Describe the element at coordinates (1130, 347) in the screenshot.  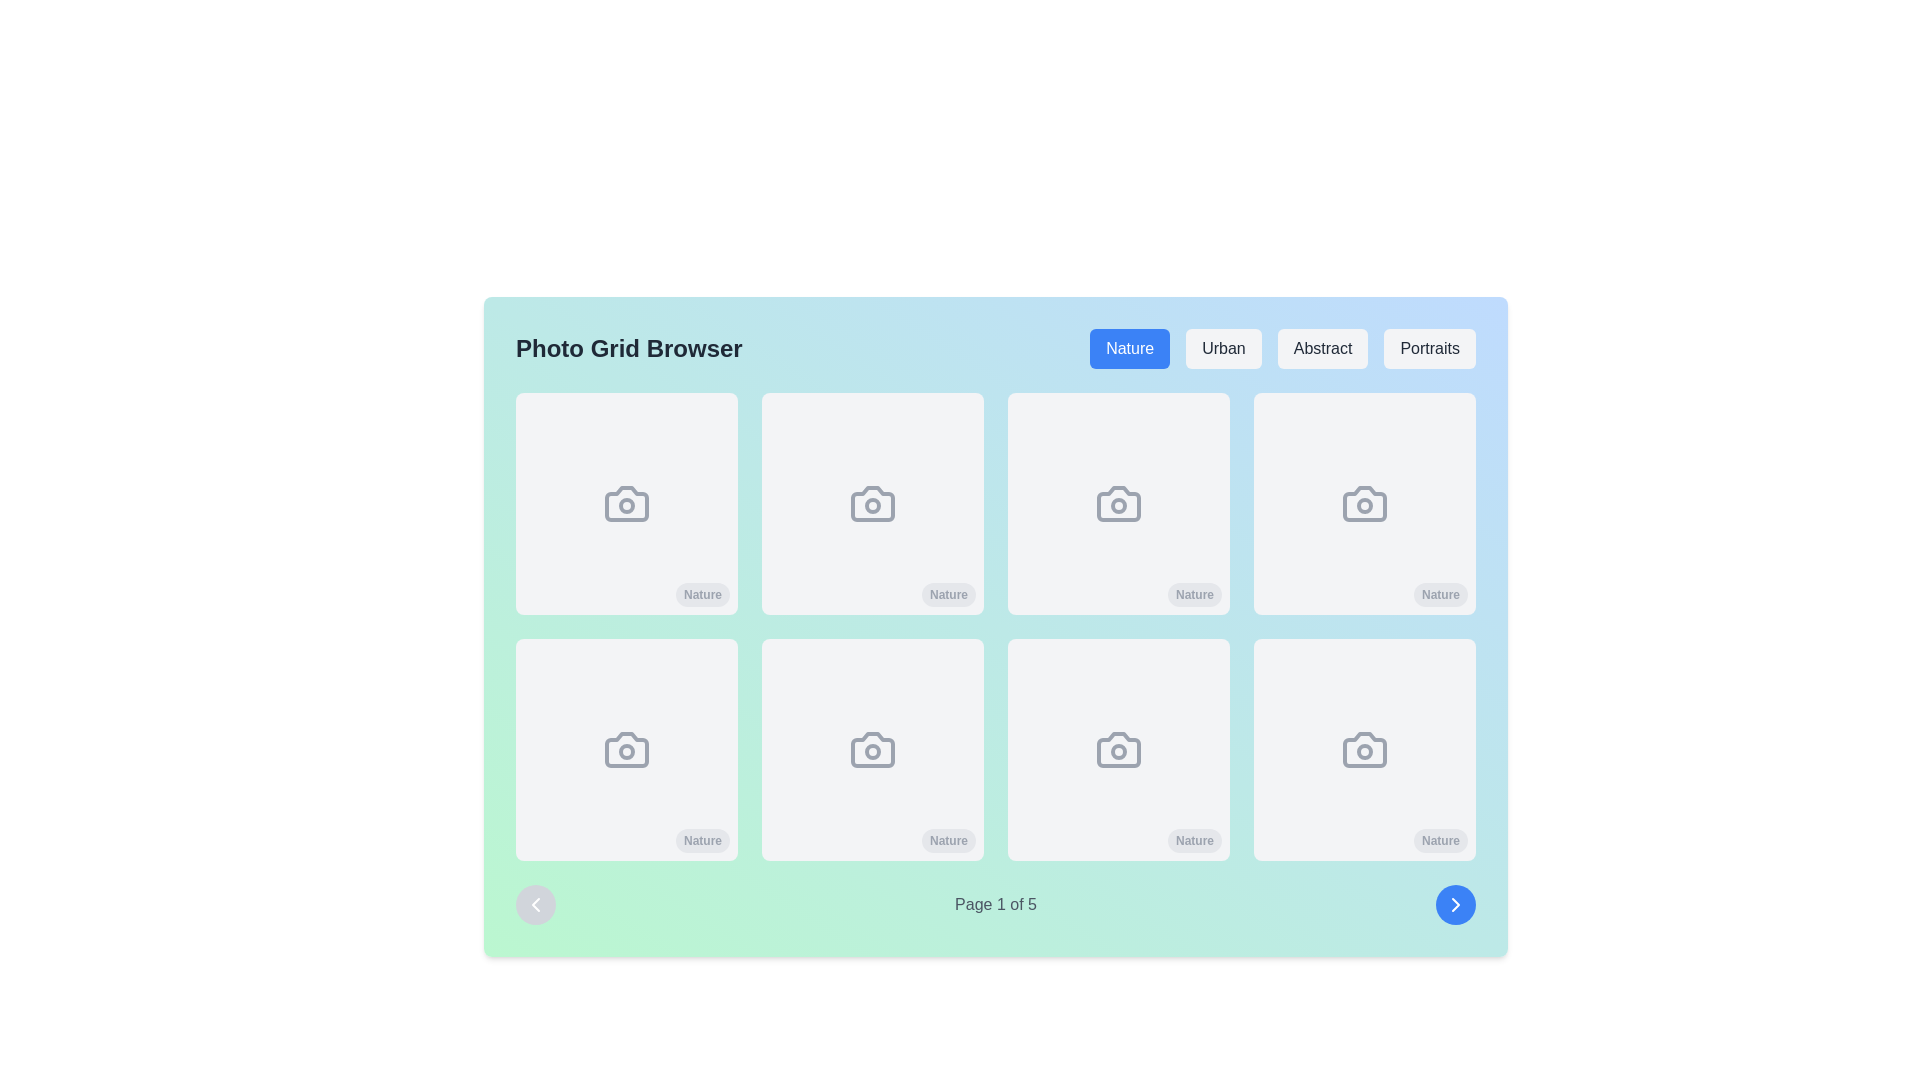
I see `the 'Nature' category selection button located at the top-right of the interface` at that location.